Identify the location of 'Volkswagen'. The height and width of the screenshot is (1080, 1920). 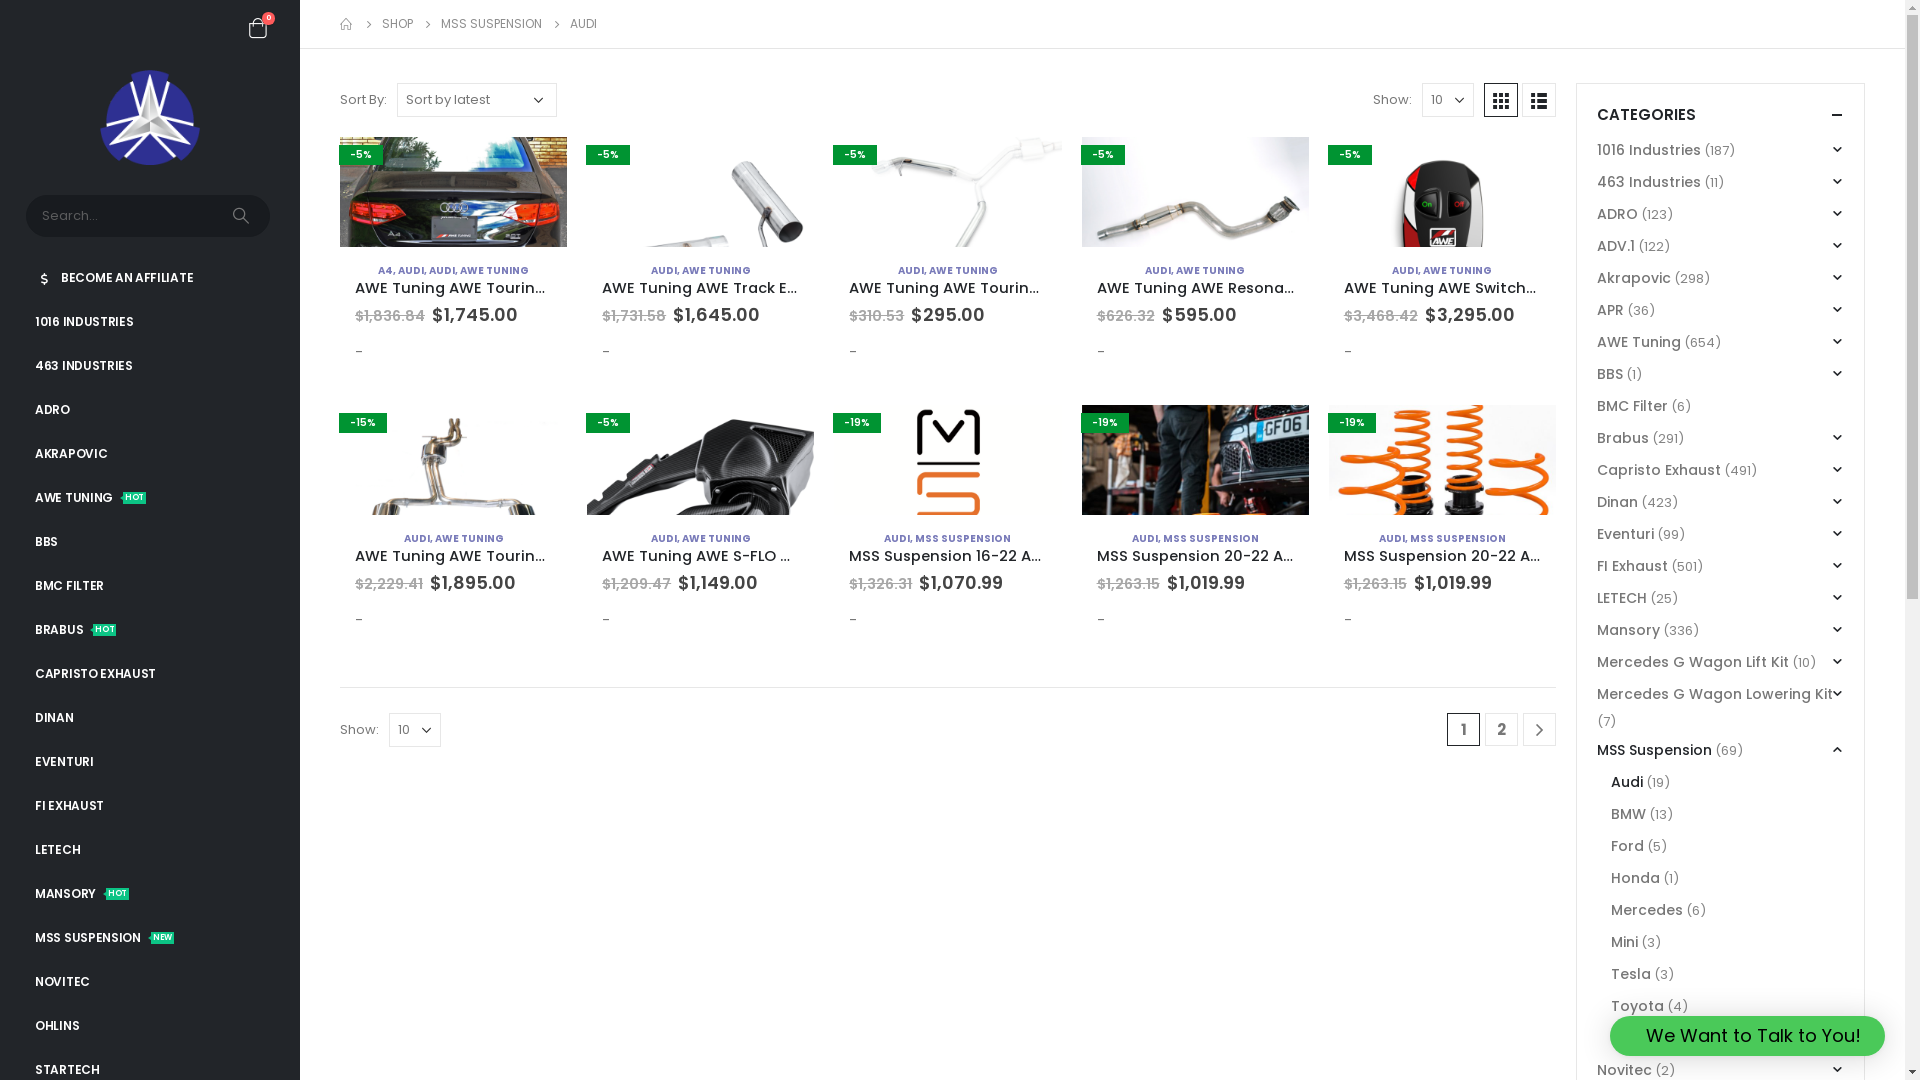
(1611, 1036).